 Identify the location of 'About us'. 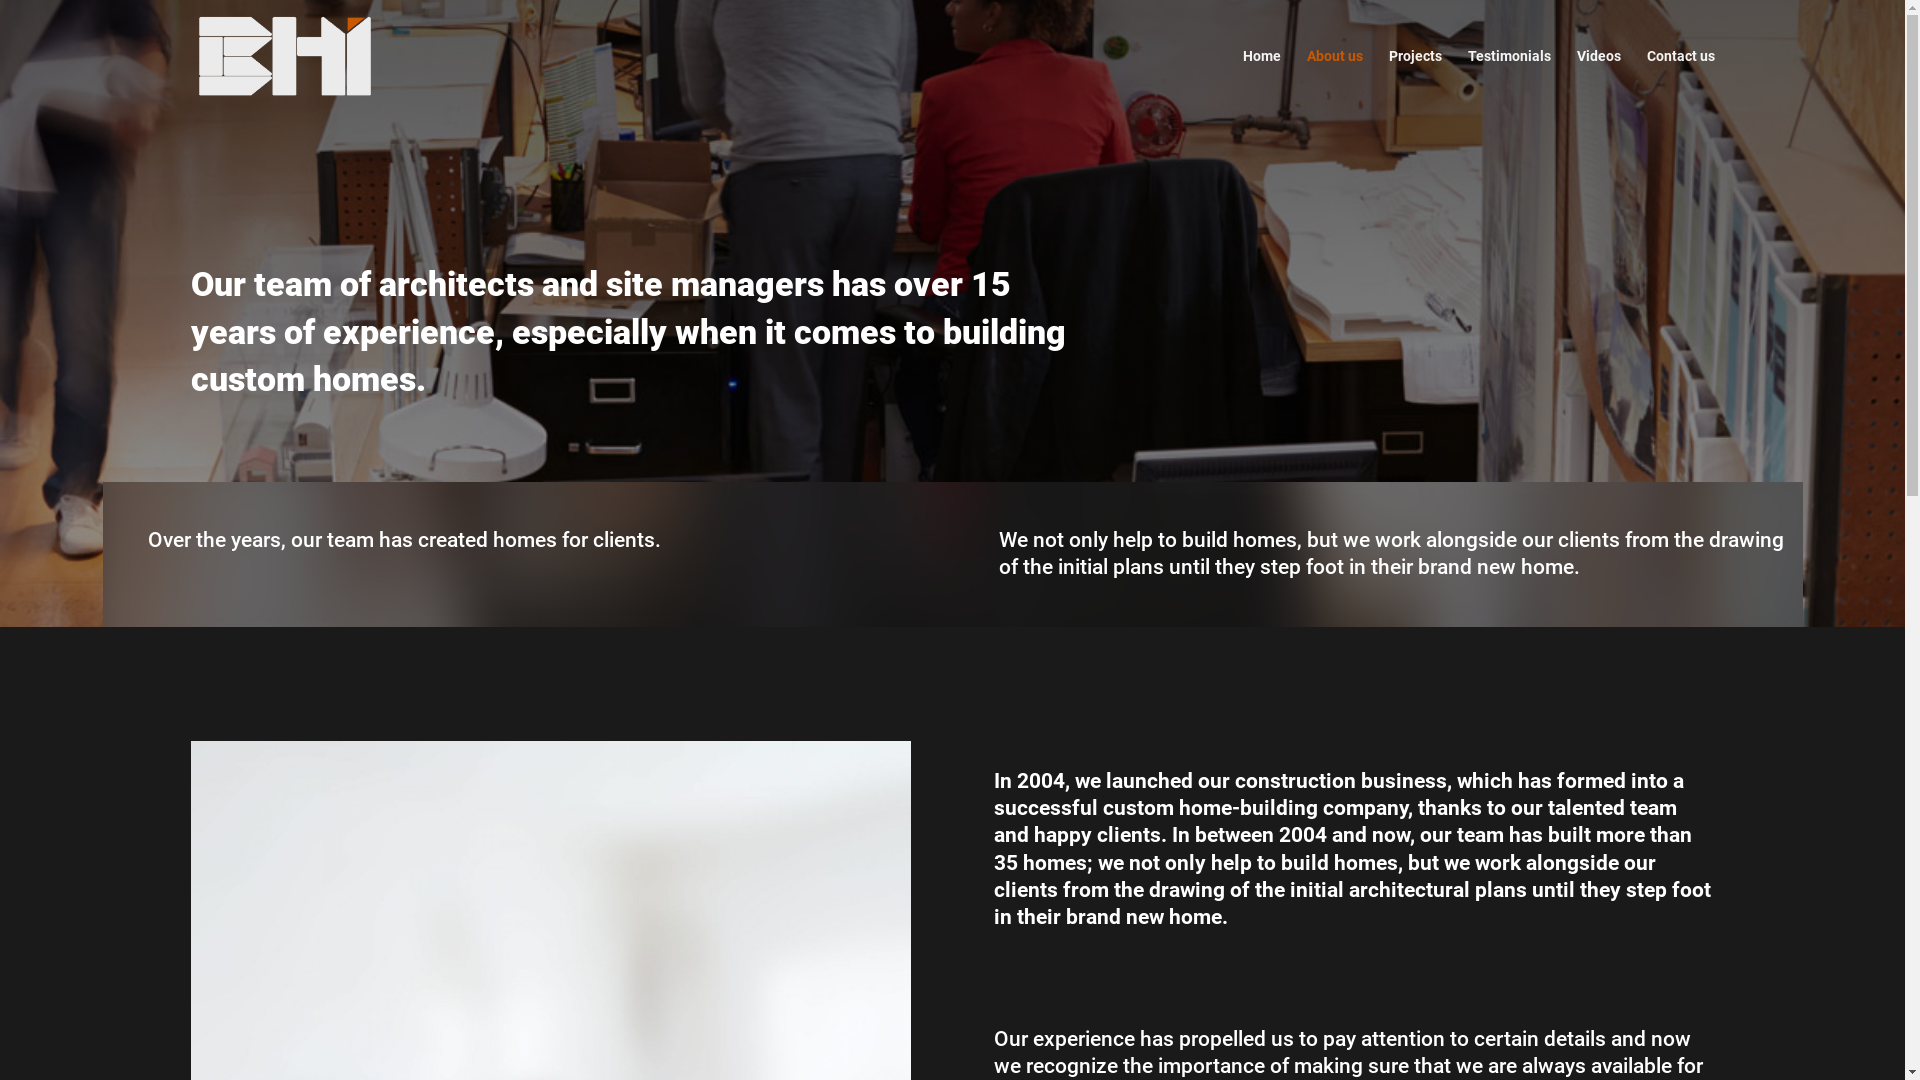
(1334, 79).